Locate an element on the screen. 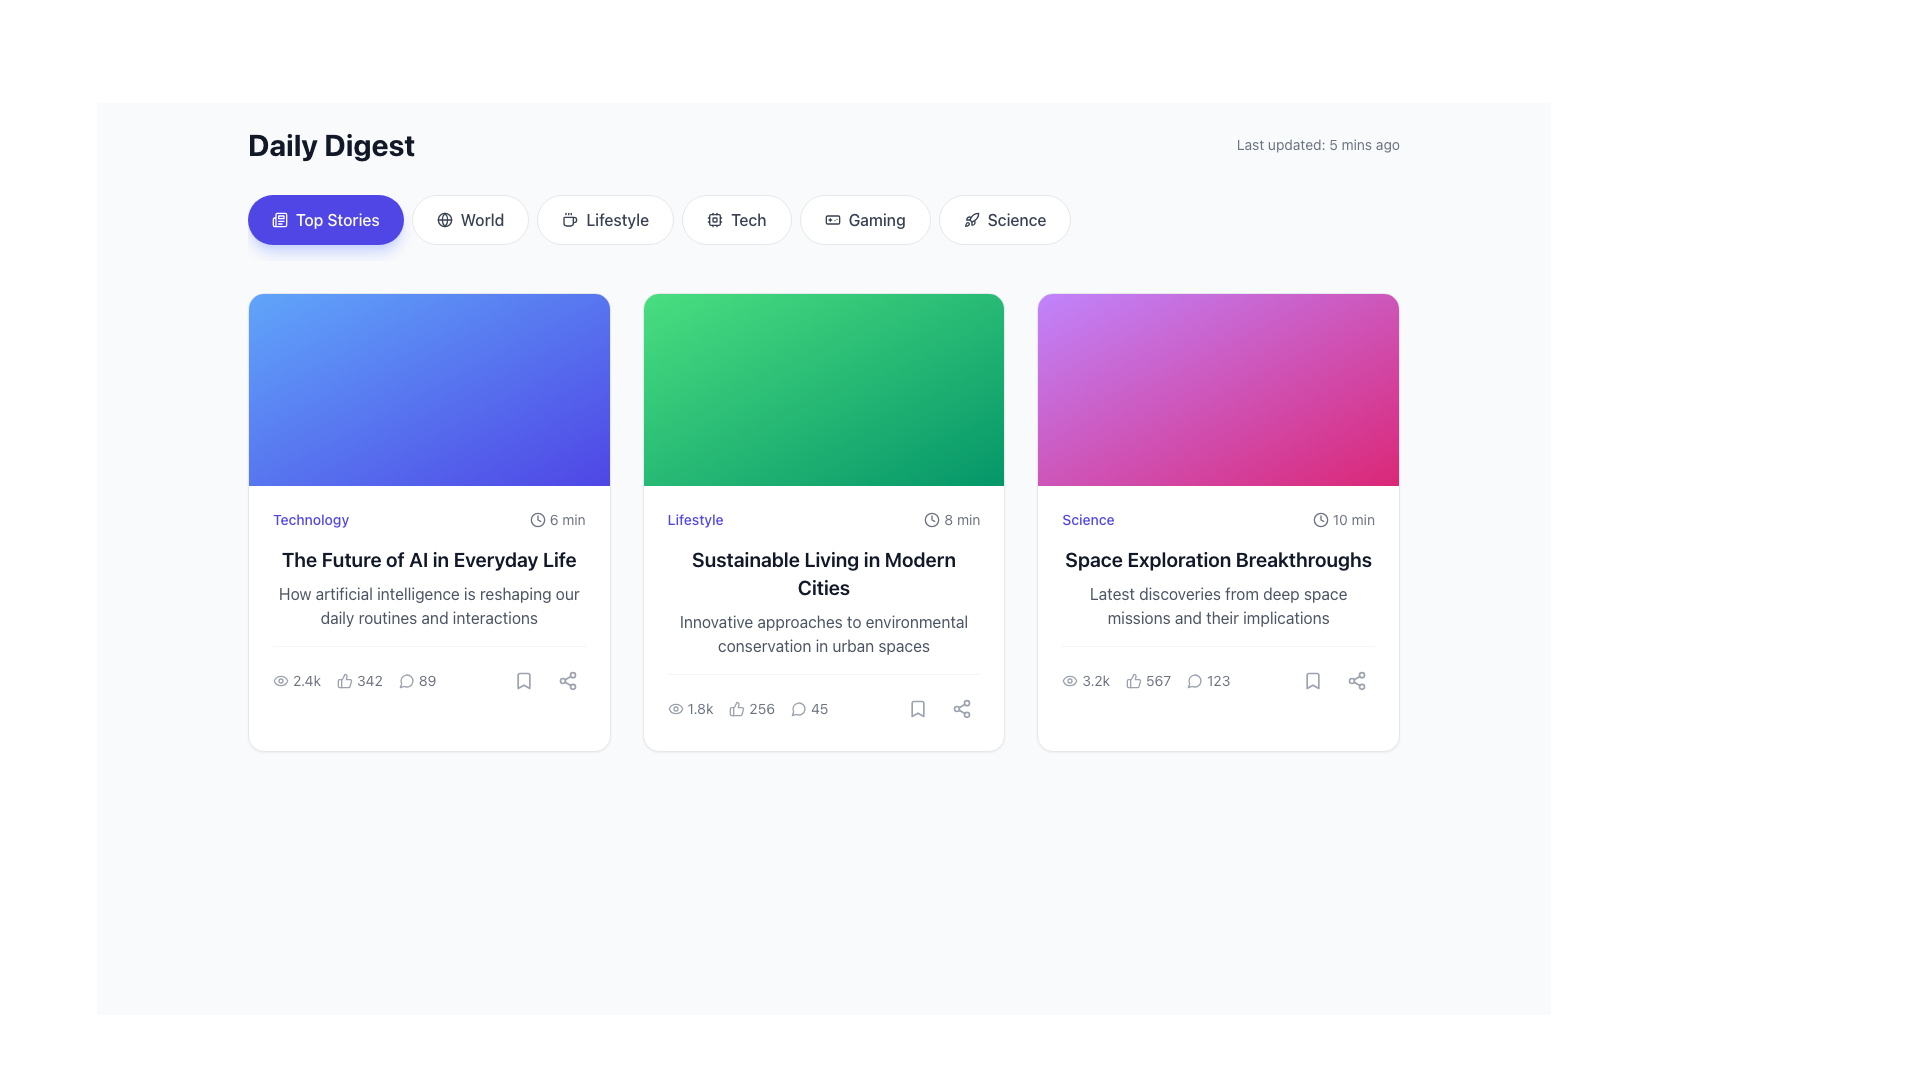 The width and height of the screenshot is (1920, 1080). the Text Header that indicates the theme or purpose of the content, positioned at the top-left corner of the interface, next to 'Last updated: 5 mins ago' is located at coordinates (331, 144).